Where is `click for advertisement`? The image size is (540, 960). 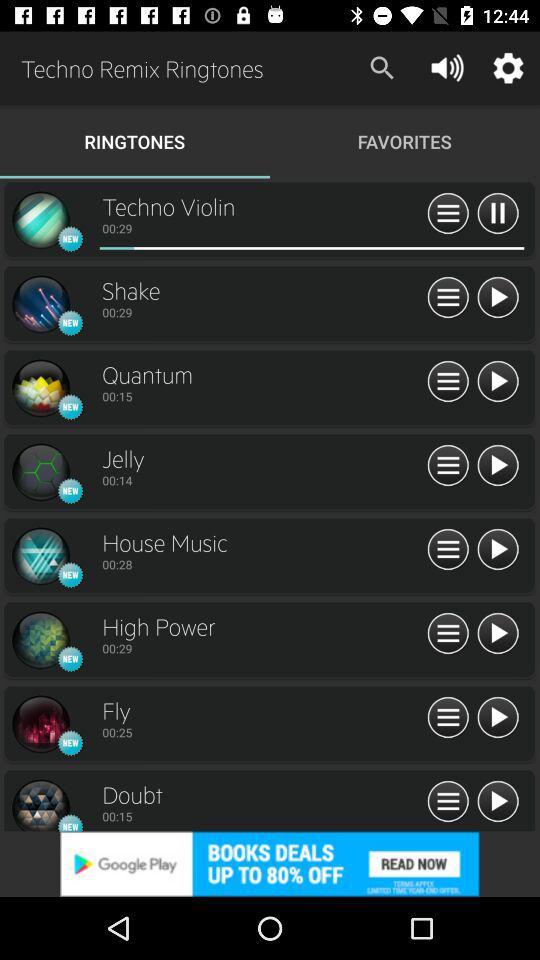
click for advertisement is located at coordinates (270, 863).